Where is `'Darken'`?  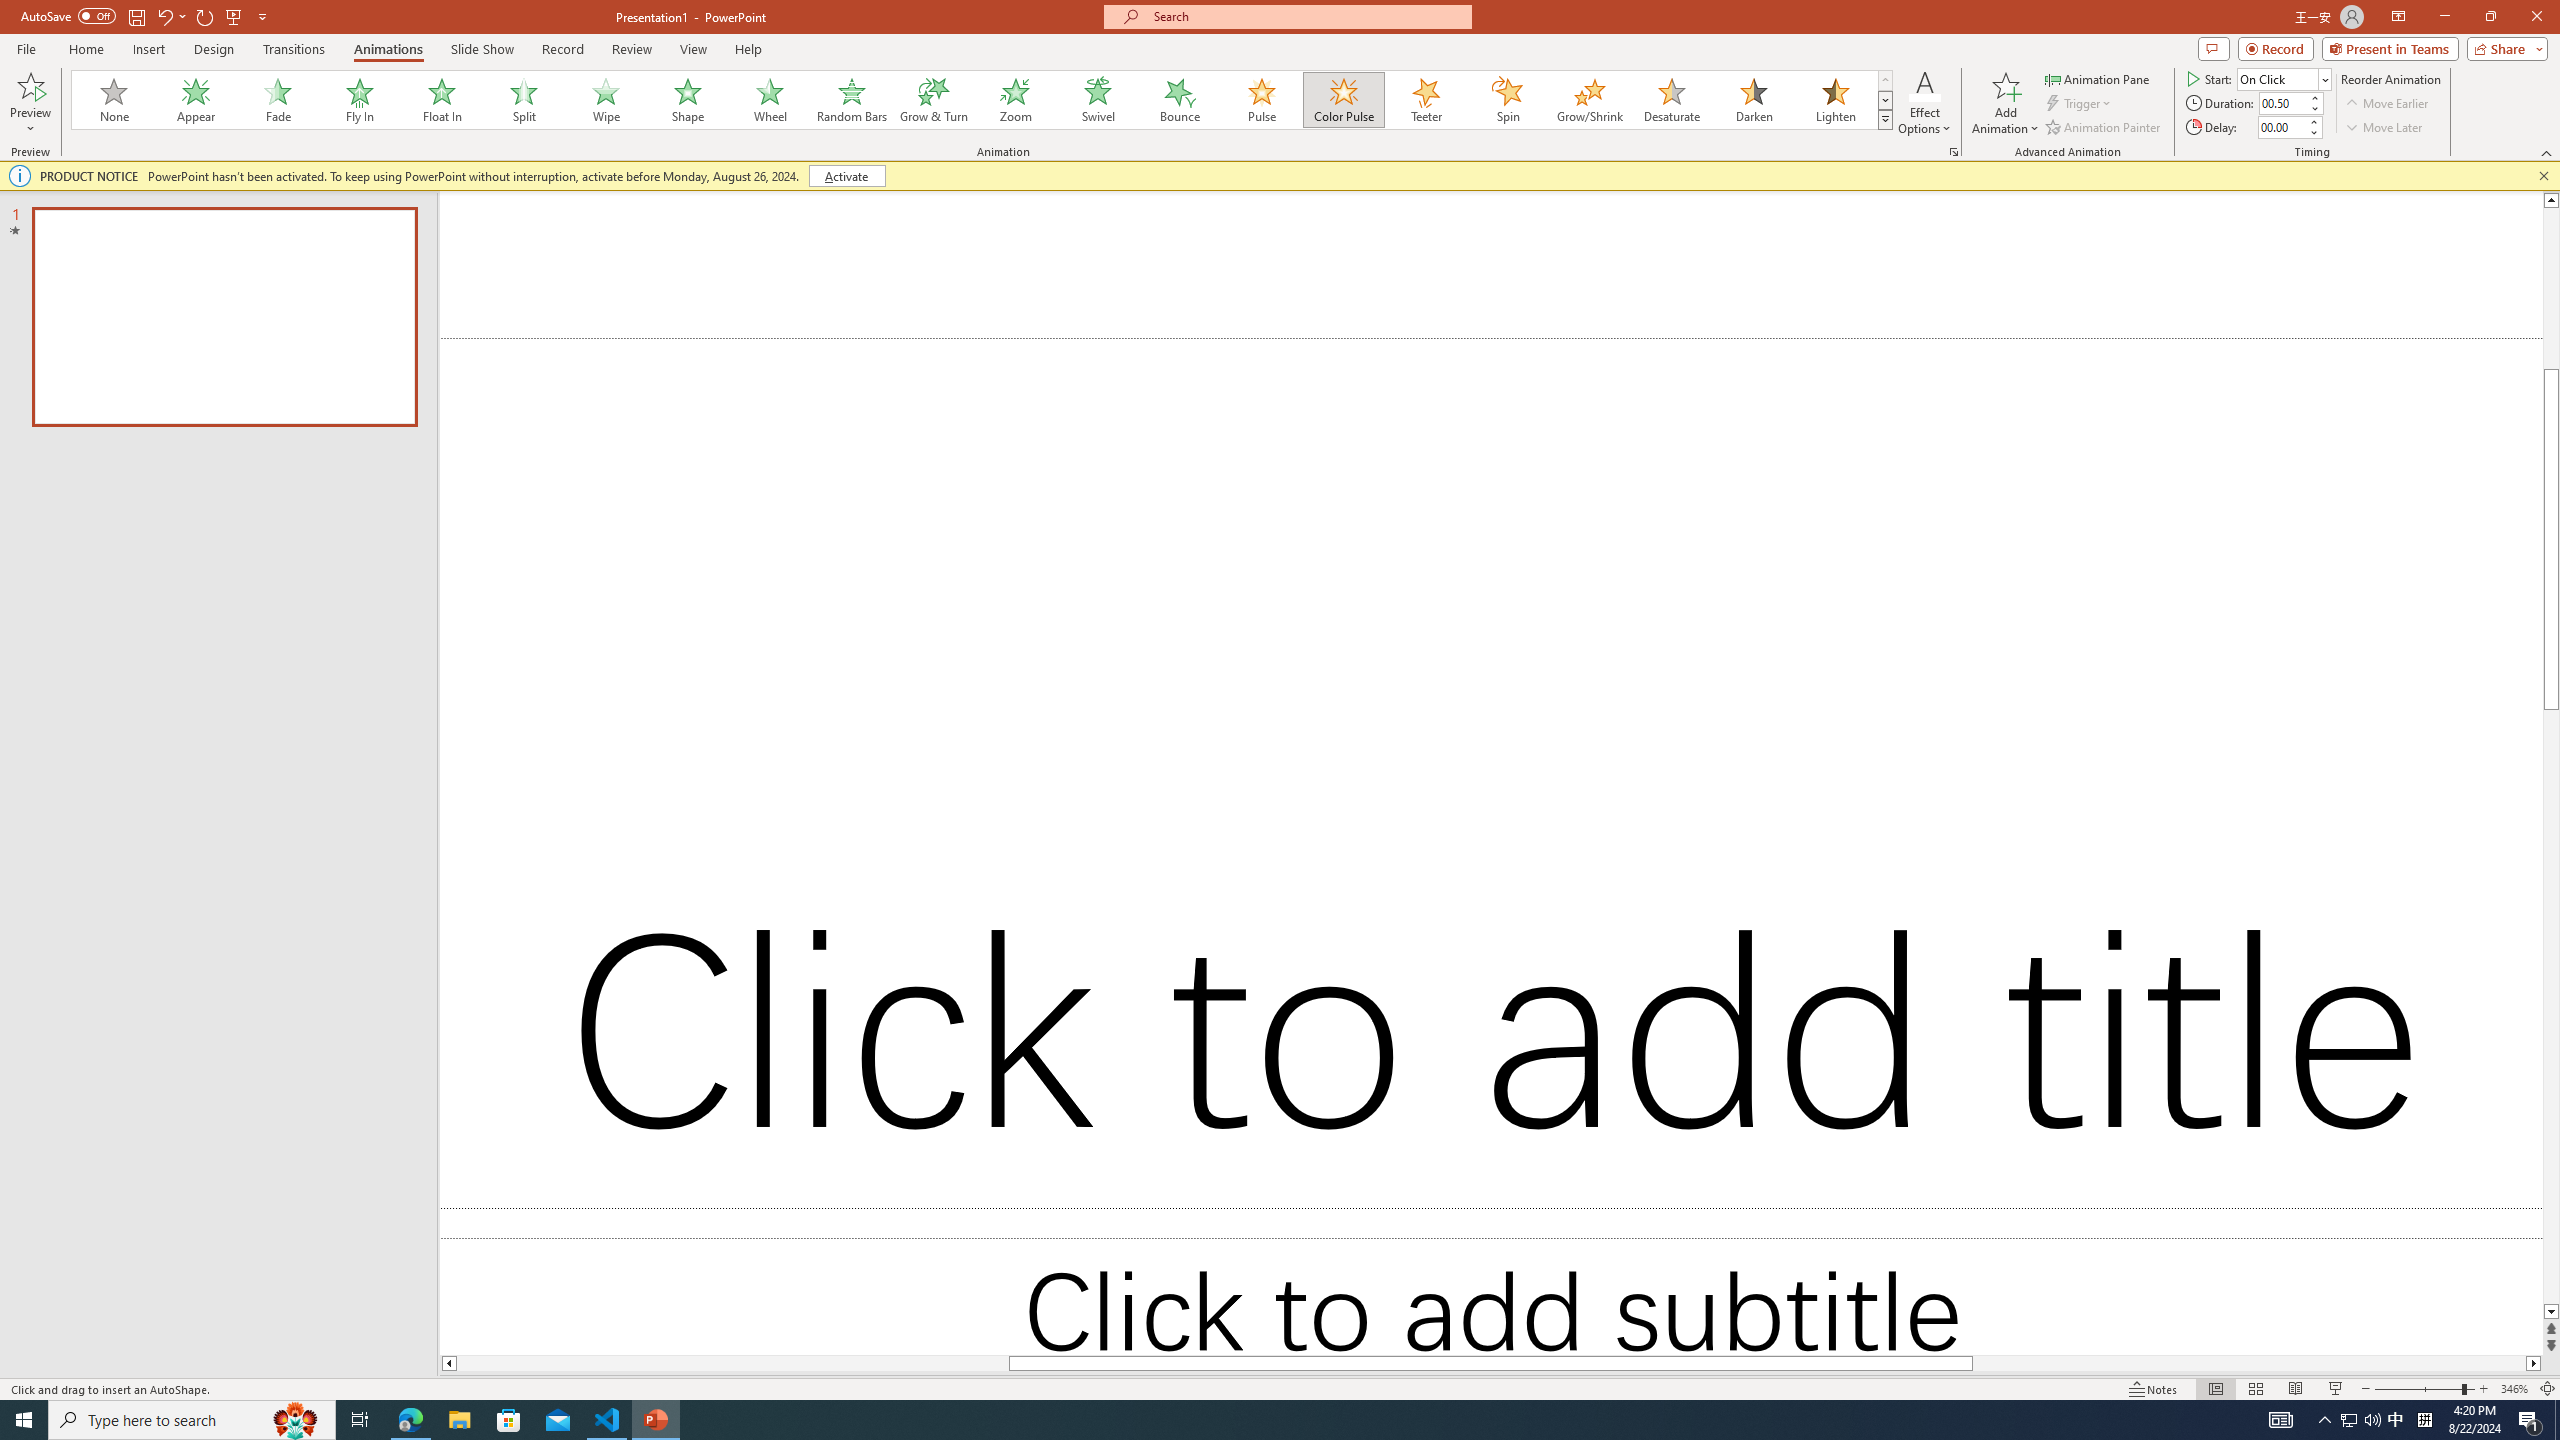
'Darken' is located at coordinates (1752, 99).